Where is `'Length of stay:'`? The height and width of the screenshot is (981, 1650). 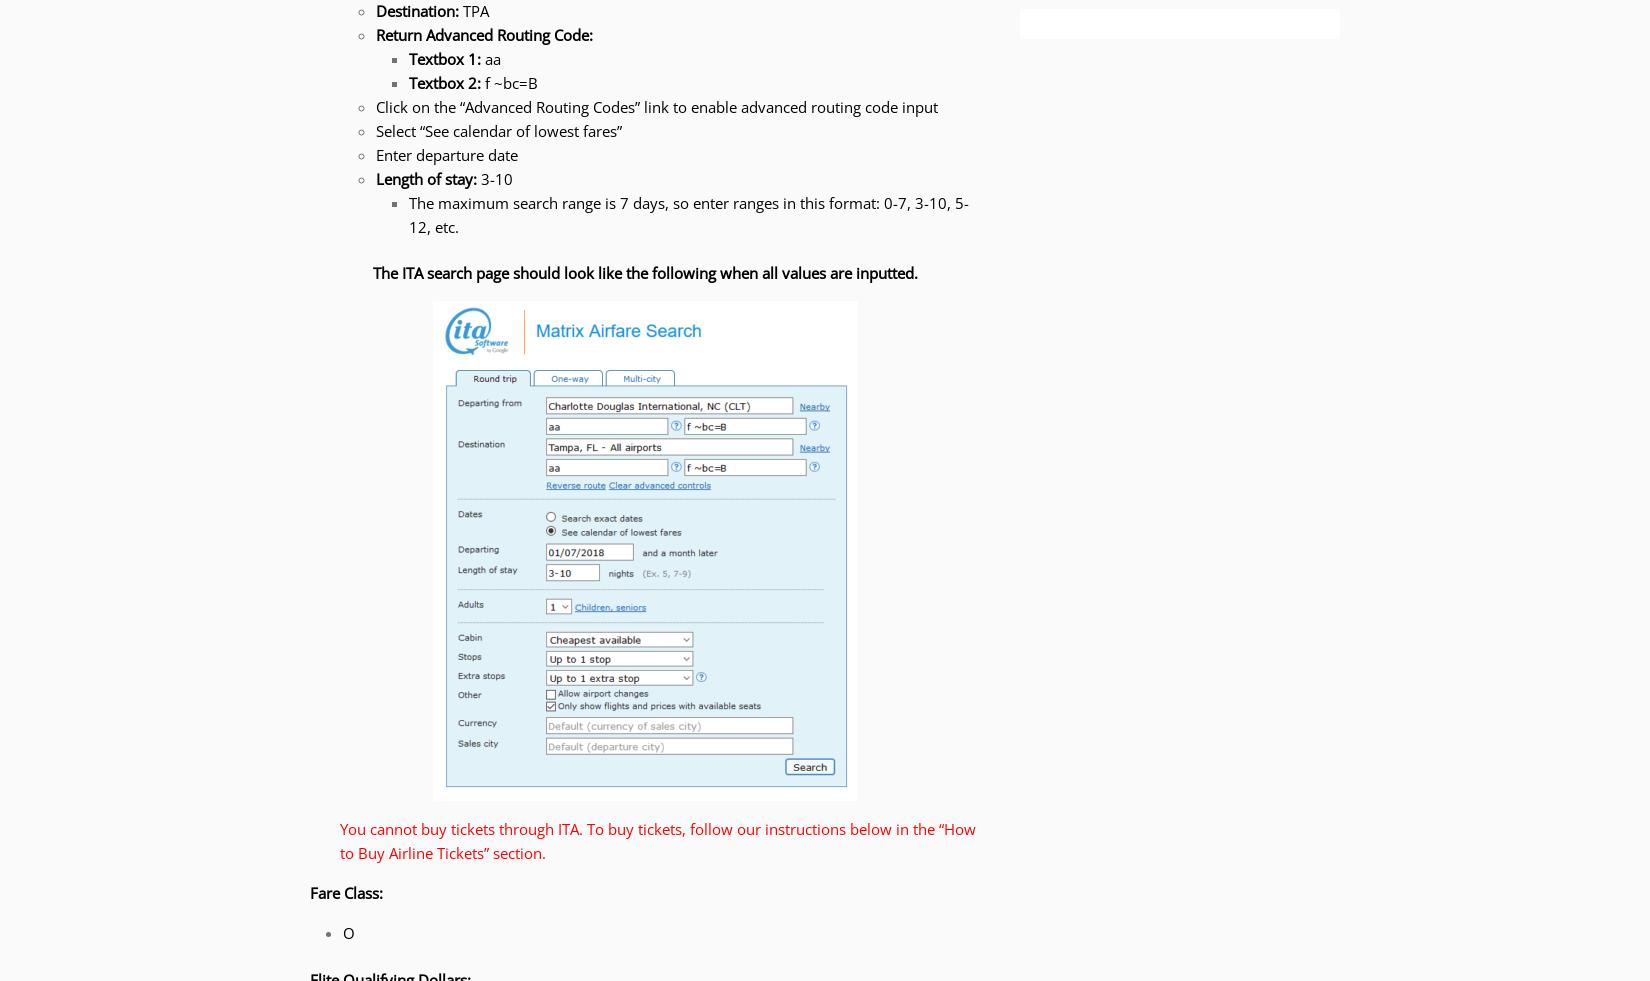
'Length of stay:' is located at coordinates (425, 176).